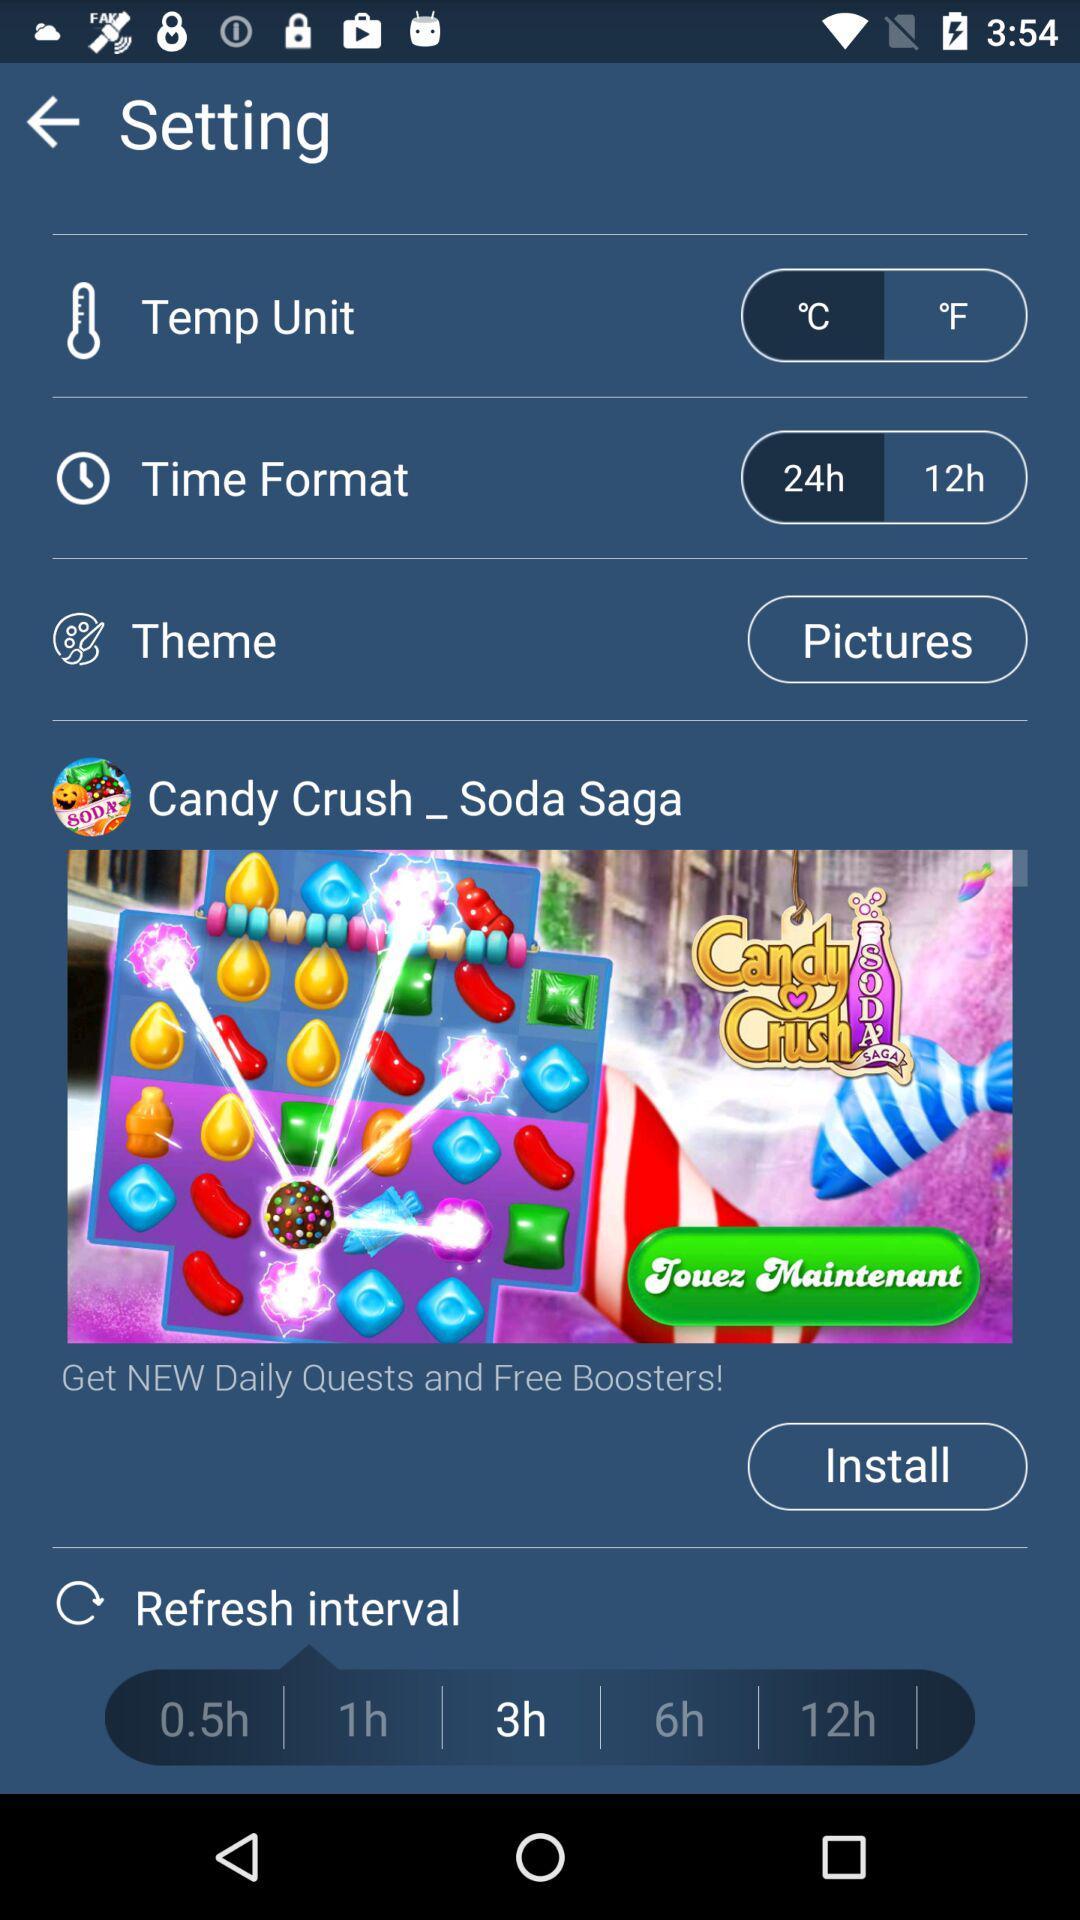 Image resolution: width=1080 pixels, height=1920 pixels. Describe the element at coordinates (51, 129) in the screenshot. I see `the arrow_backward icon` at that location.